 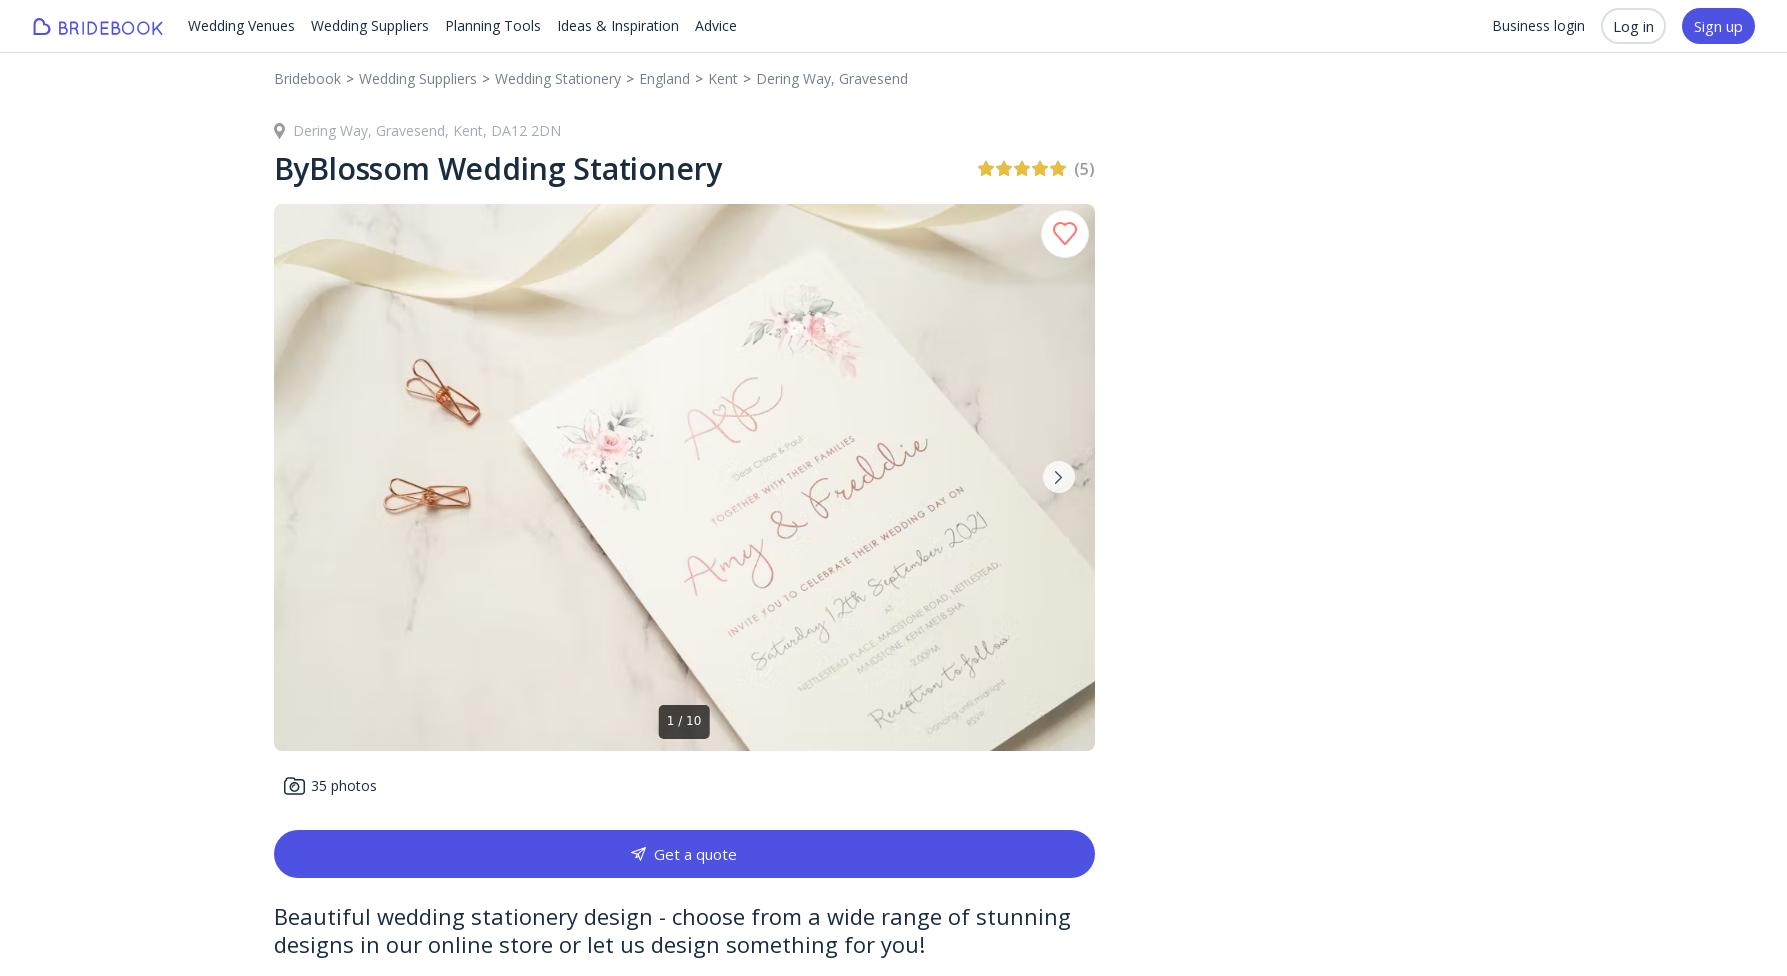 What do you see at coordinates (1071, 166) in the screenshot?
I see `'('` at bounding box center [1071, 166].